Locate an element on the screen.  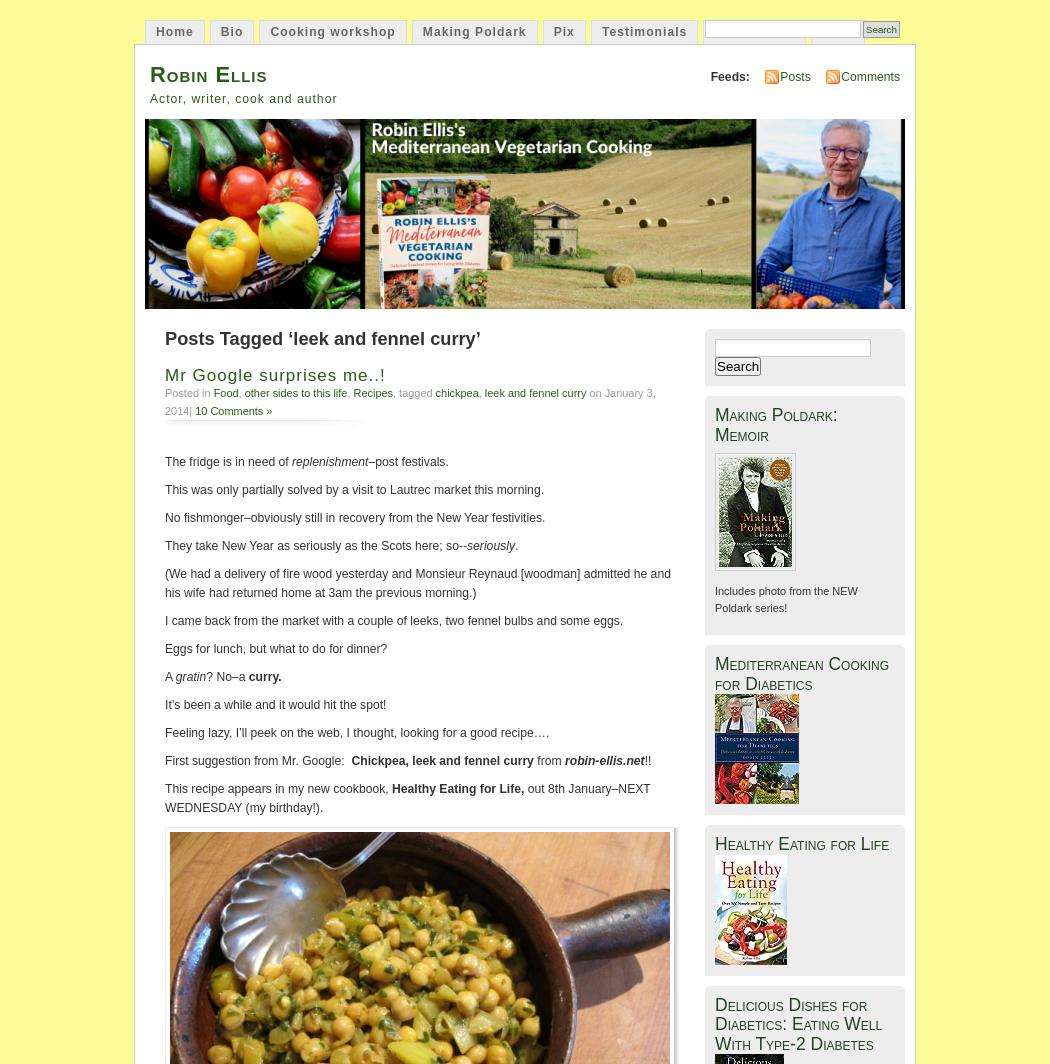
'Making Poldark: Memoir' is located at coordinates (775, 424).